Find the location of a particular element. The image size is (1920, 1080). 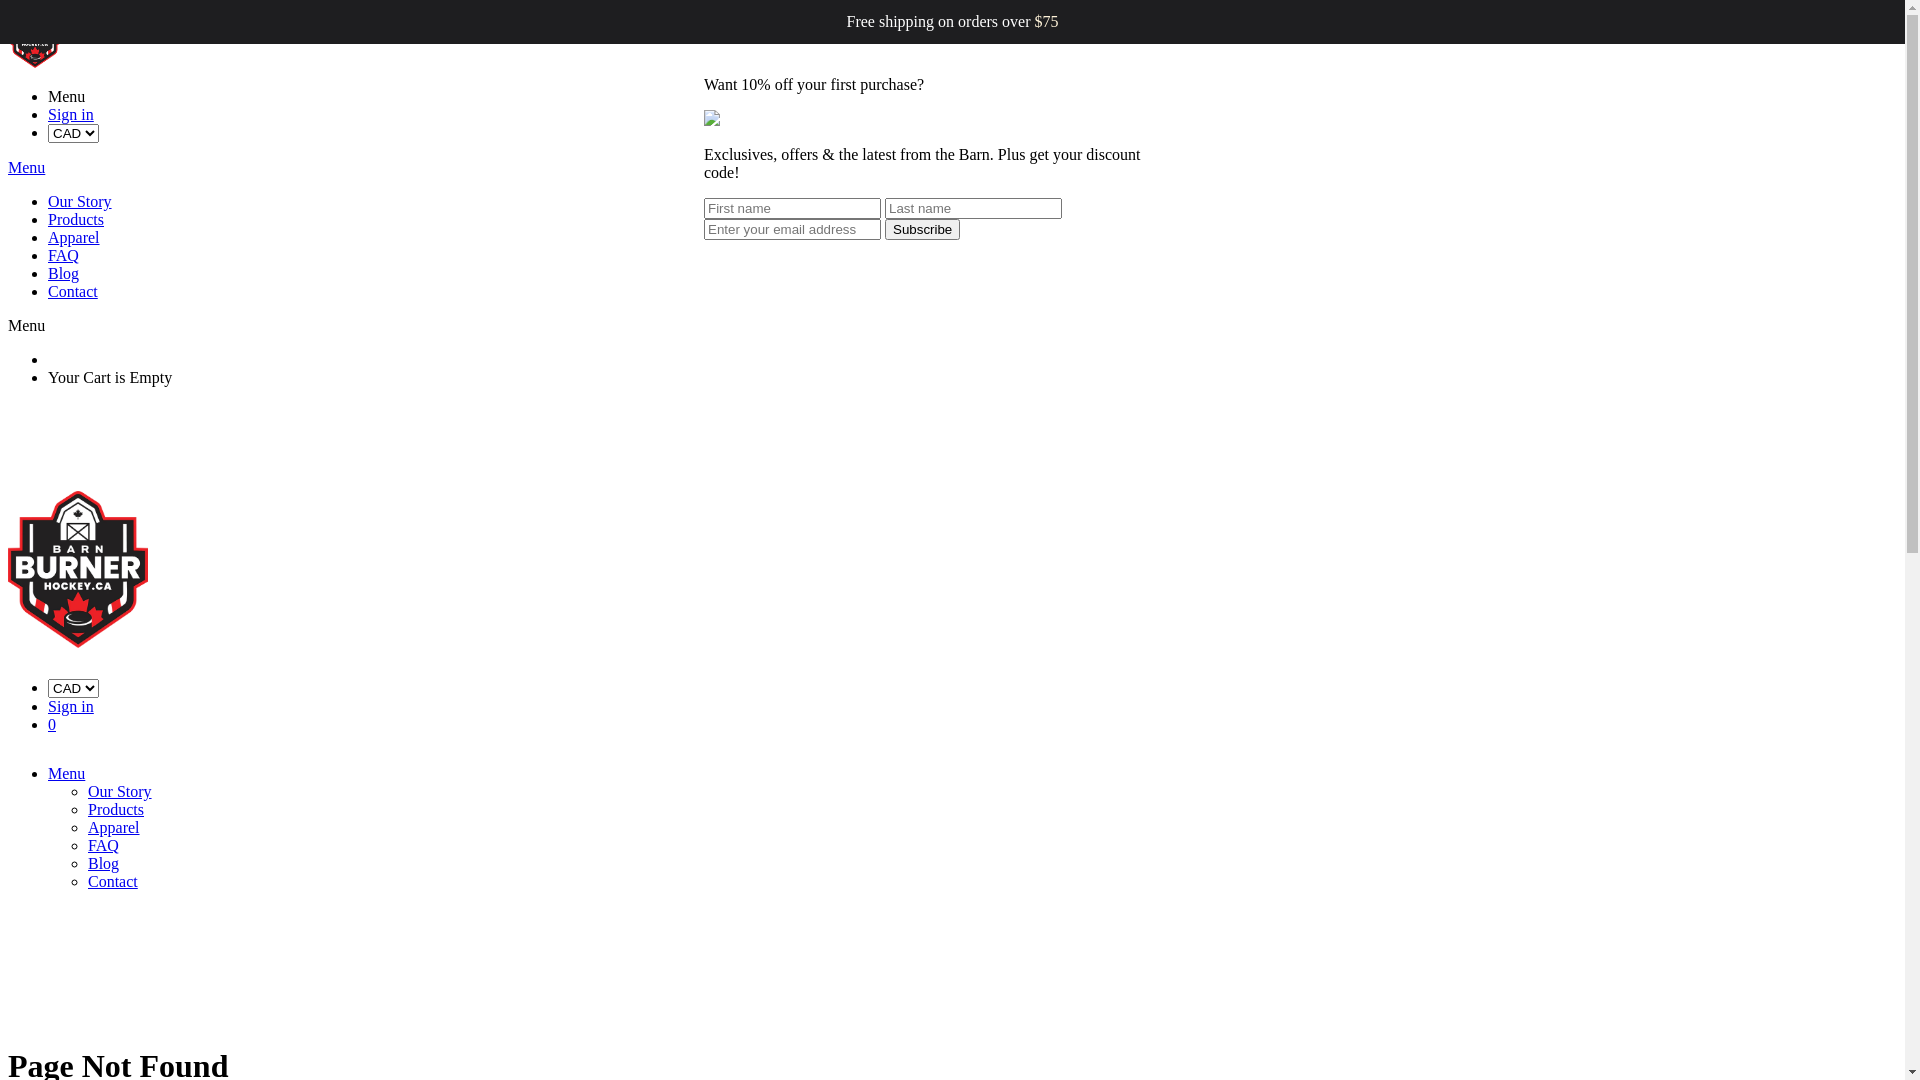

'Products' is located at coordinates (48, 219).